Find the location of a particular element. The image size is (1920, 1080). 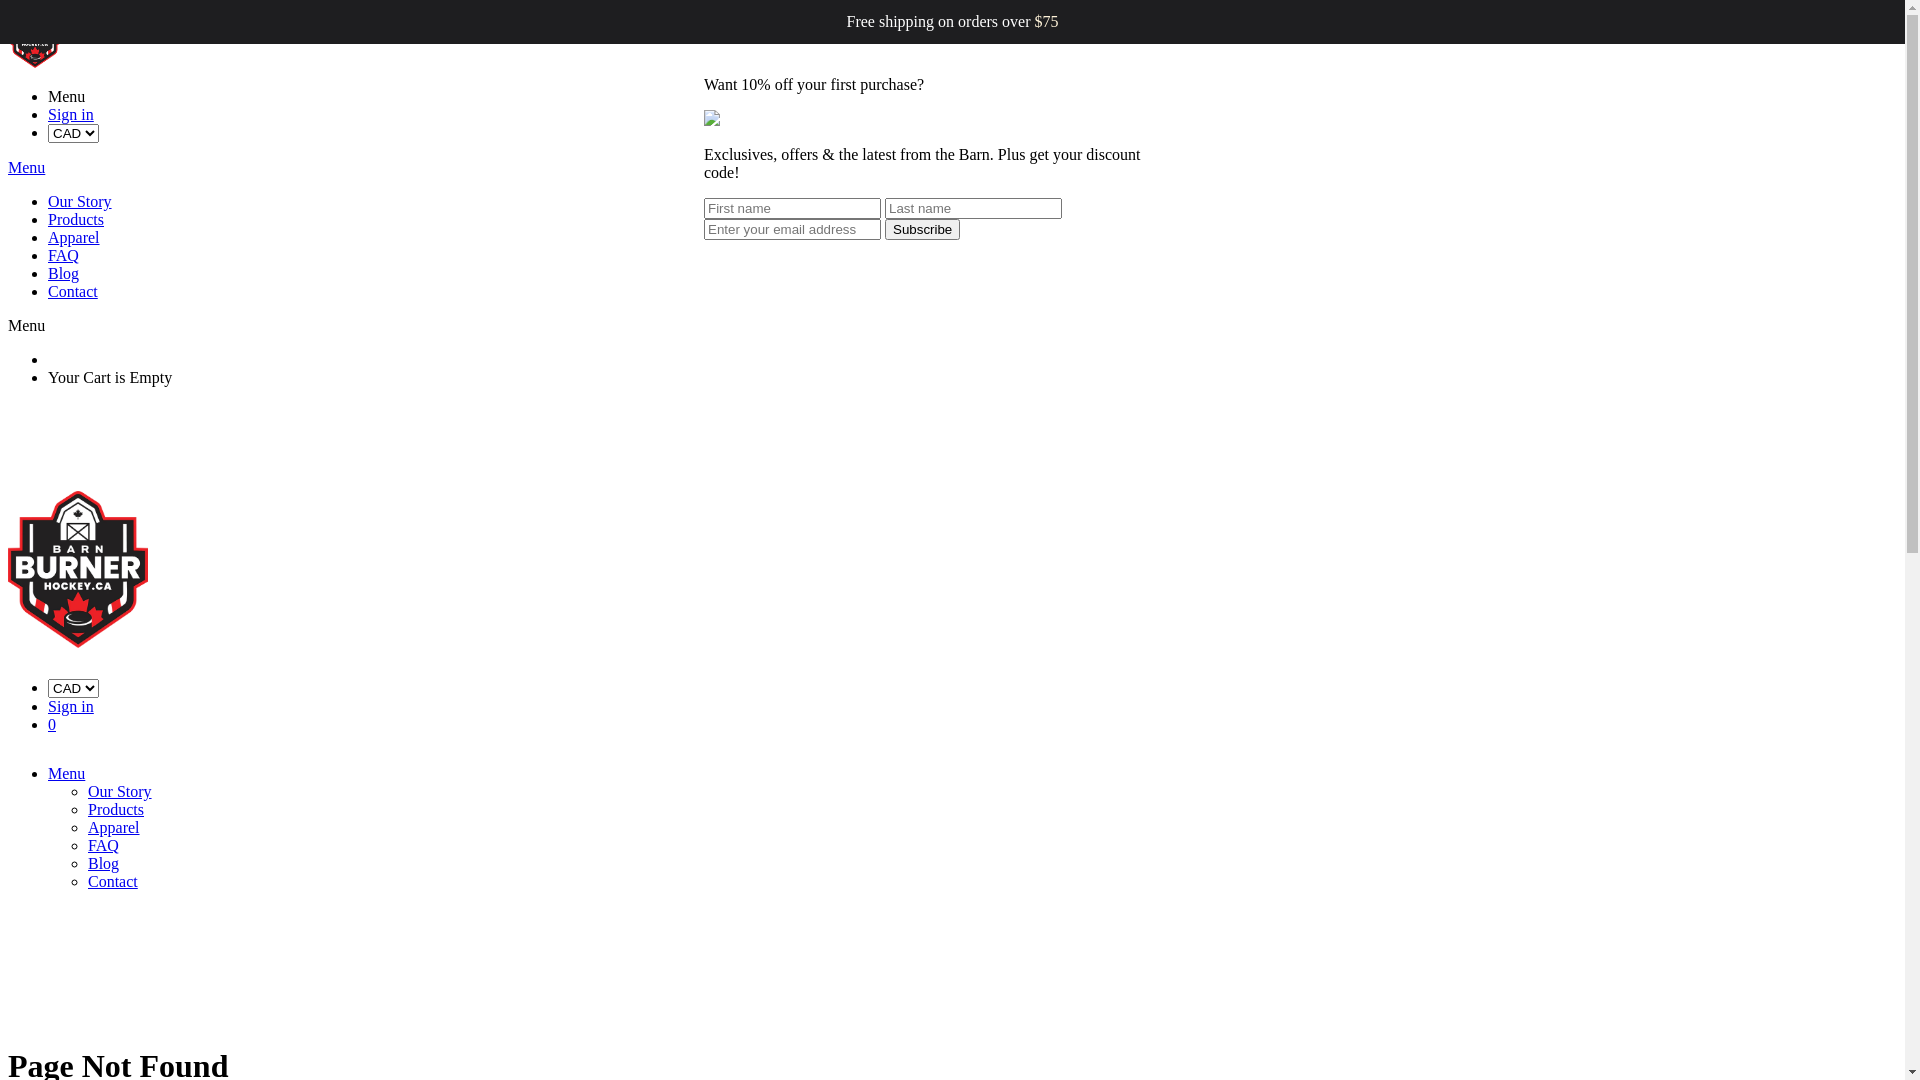

'Products' is located at coordinates (48, 219).